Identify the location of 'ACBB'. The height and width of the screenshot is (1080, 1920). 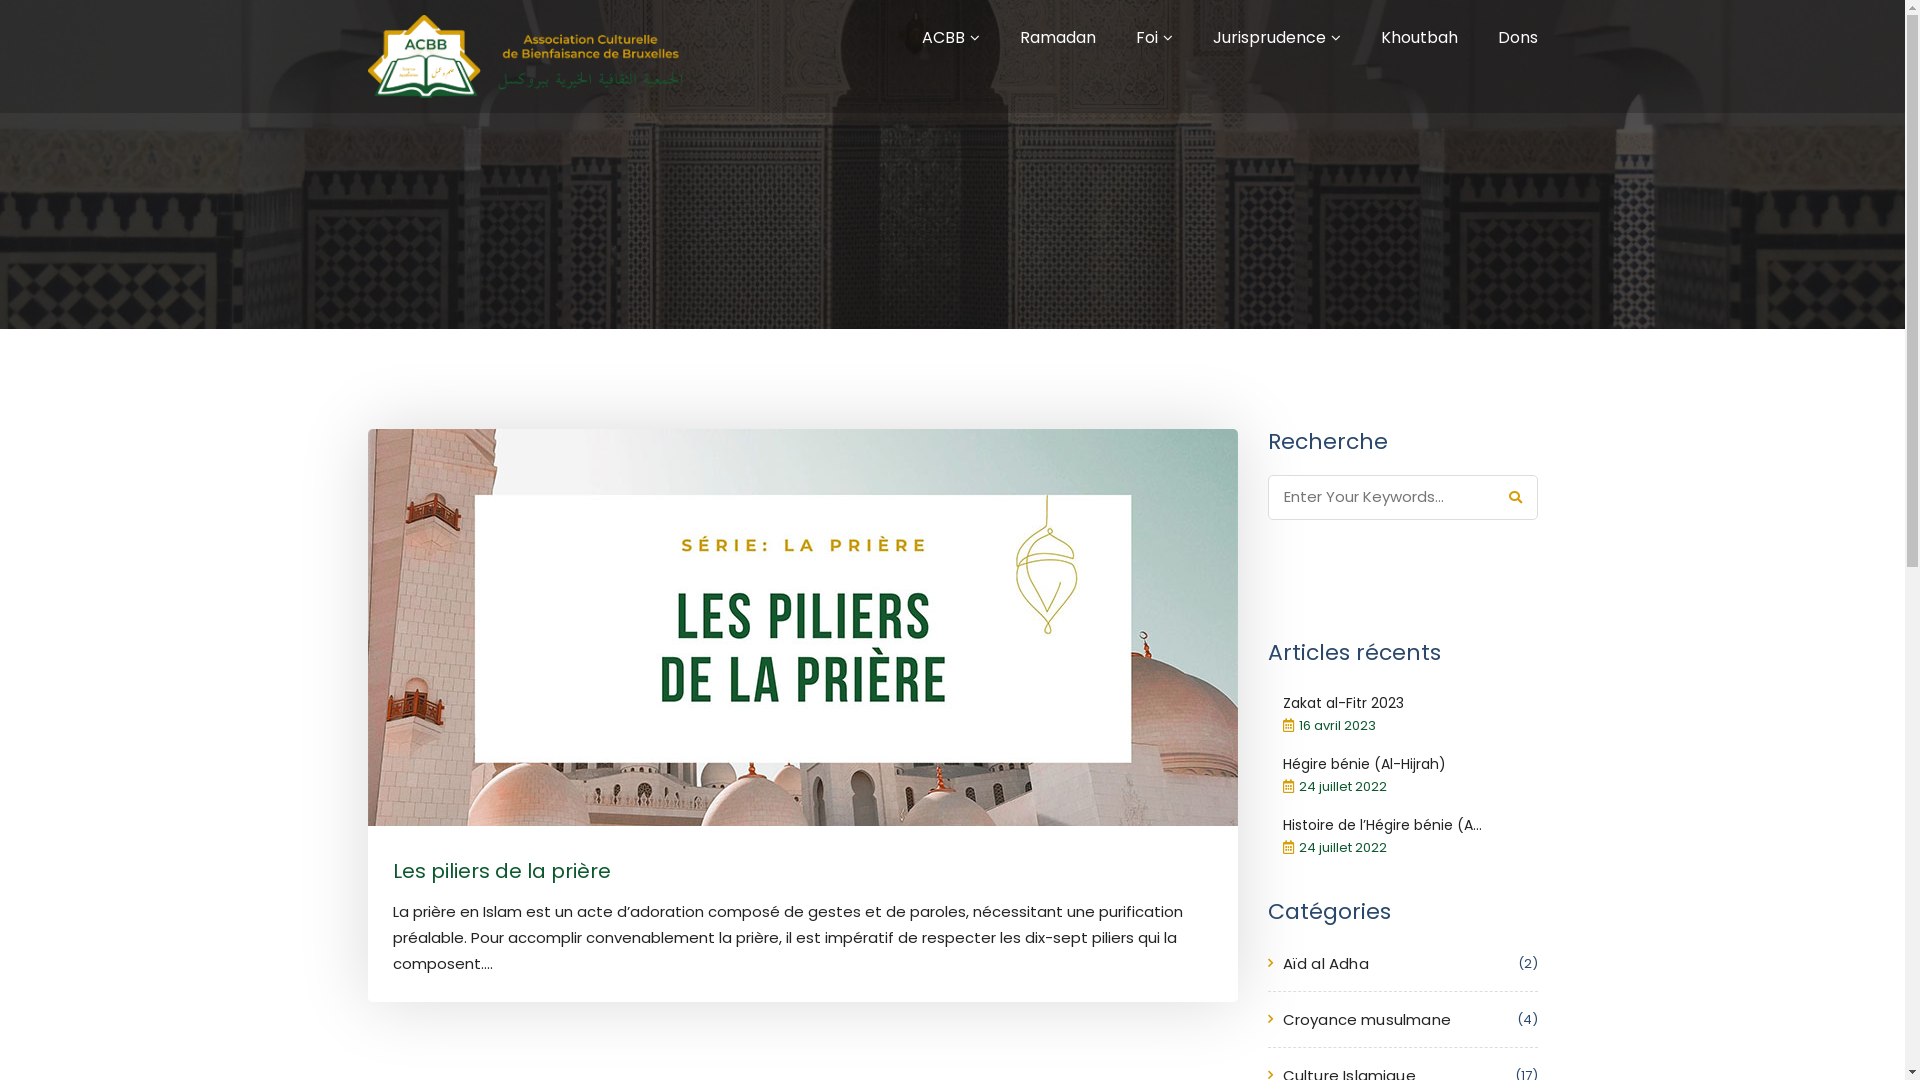
(942, 37).